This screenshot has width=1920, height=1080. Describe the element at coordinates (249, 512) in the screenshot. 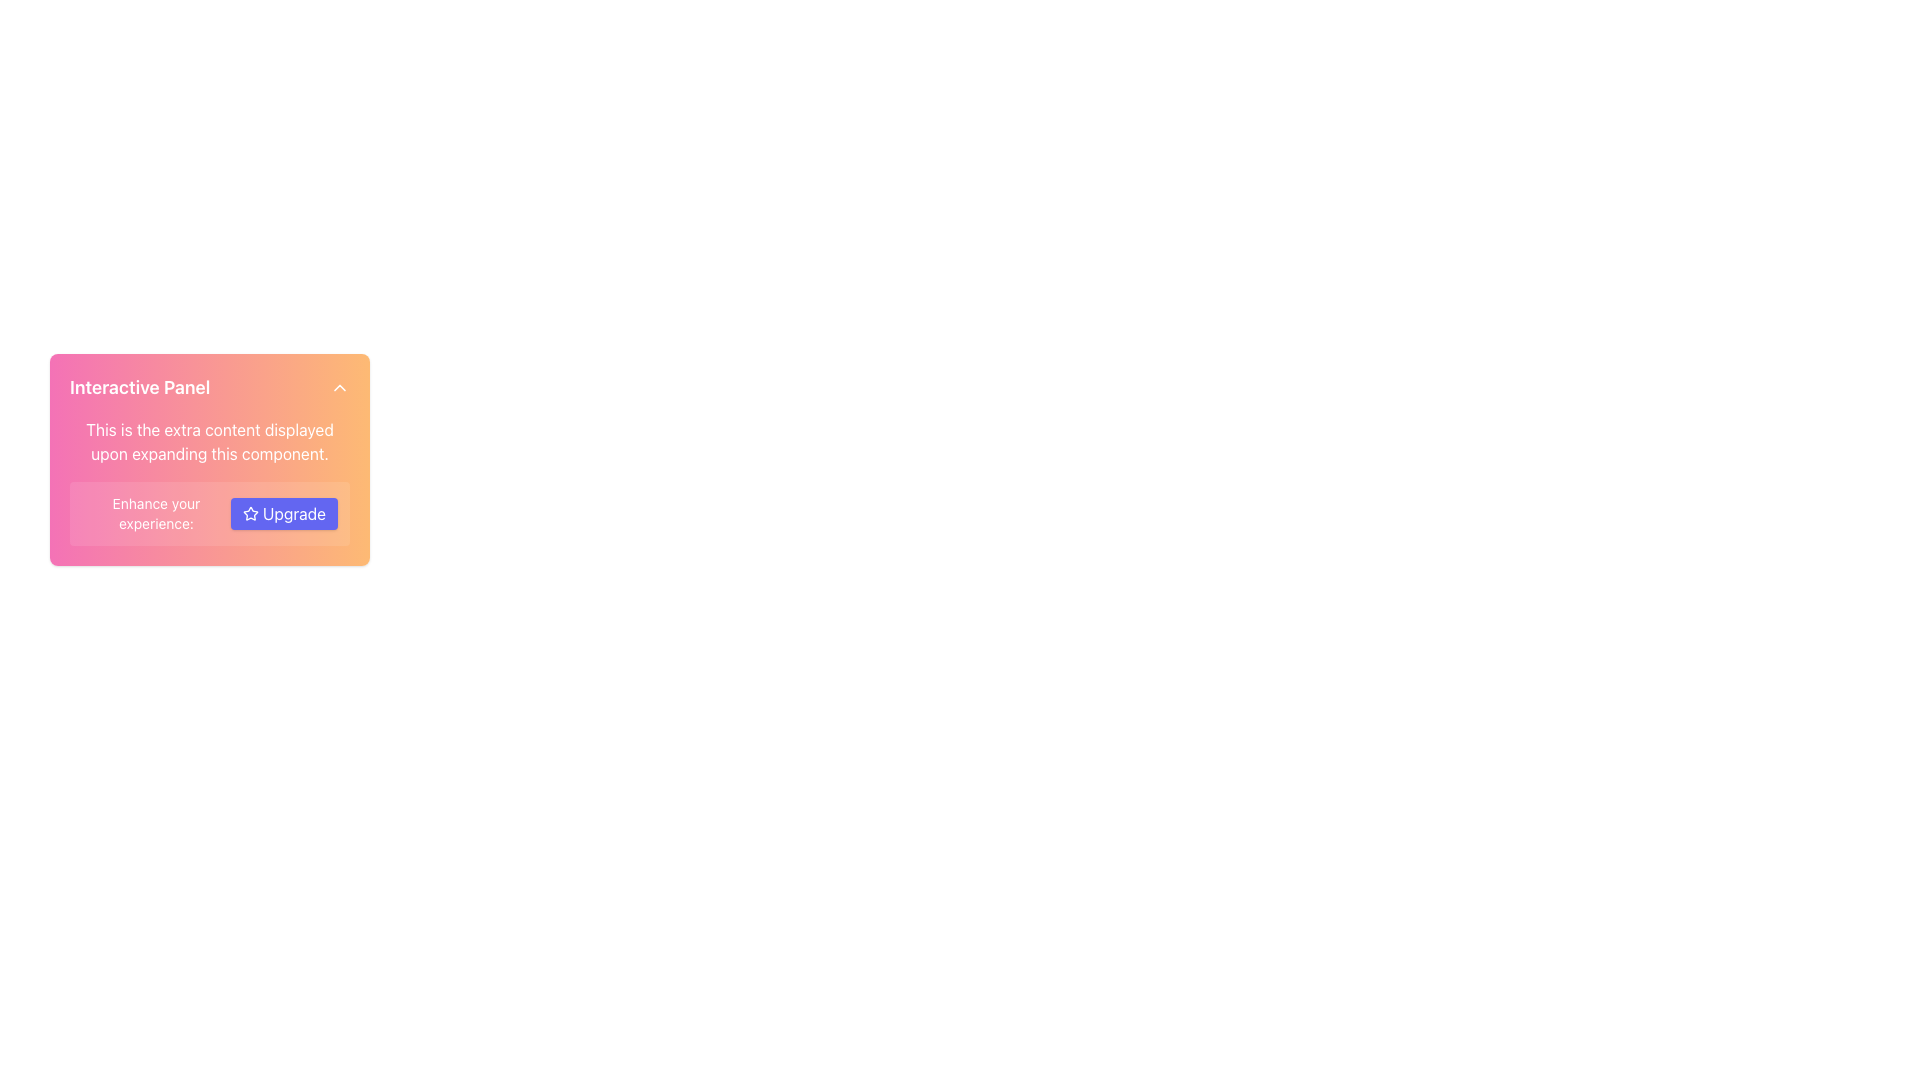

I see `the star icon to the left of the 'Upgrade' text within the blue rounded button in the 'Interactive Panel'` at that location.